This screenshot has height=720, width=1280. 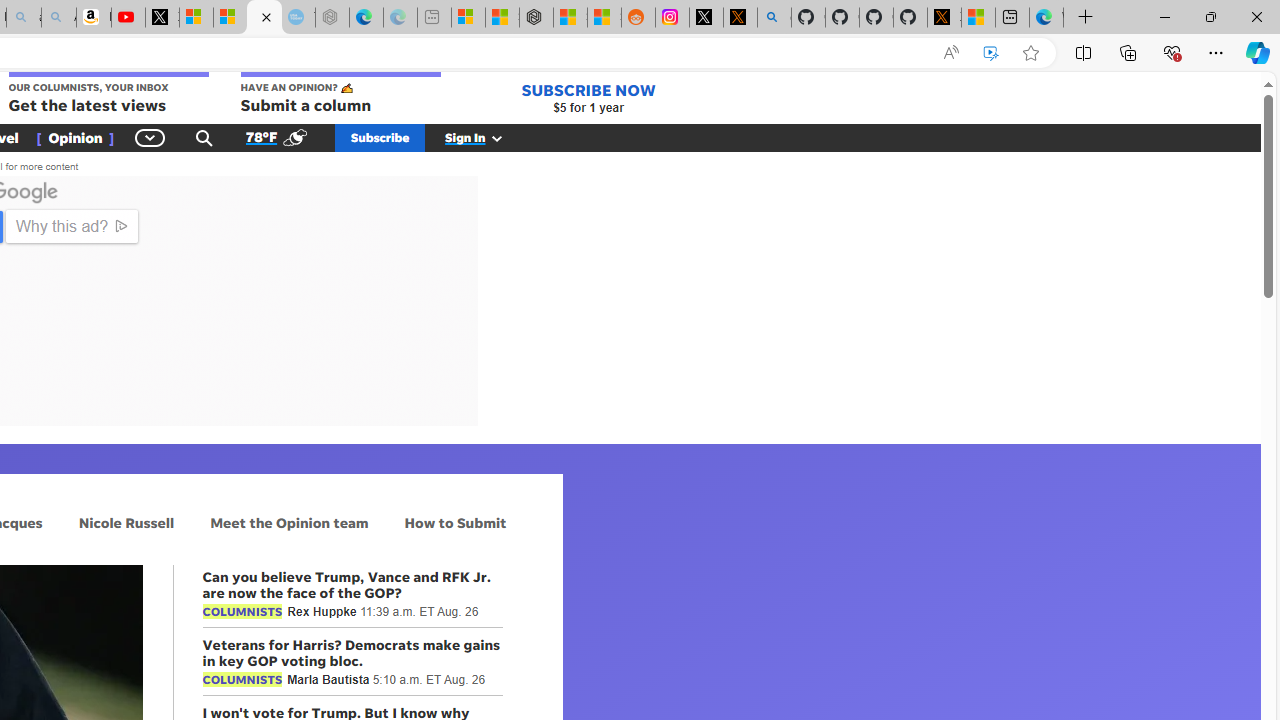 What do you see at coordinates (380, 136) in the screenshot?
I see `'Subscribe'` at bounding box center [380, 136].